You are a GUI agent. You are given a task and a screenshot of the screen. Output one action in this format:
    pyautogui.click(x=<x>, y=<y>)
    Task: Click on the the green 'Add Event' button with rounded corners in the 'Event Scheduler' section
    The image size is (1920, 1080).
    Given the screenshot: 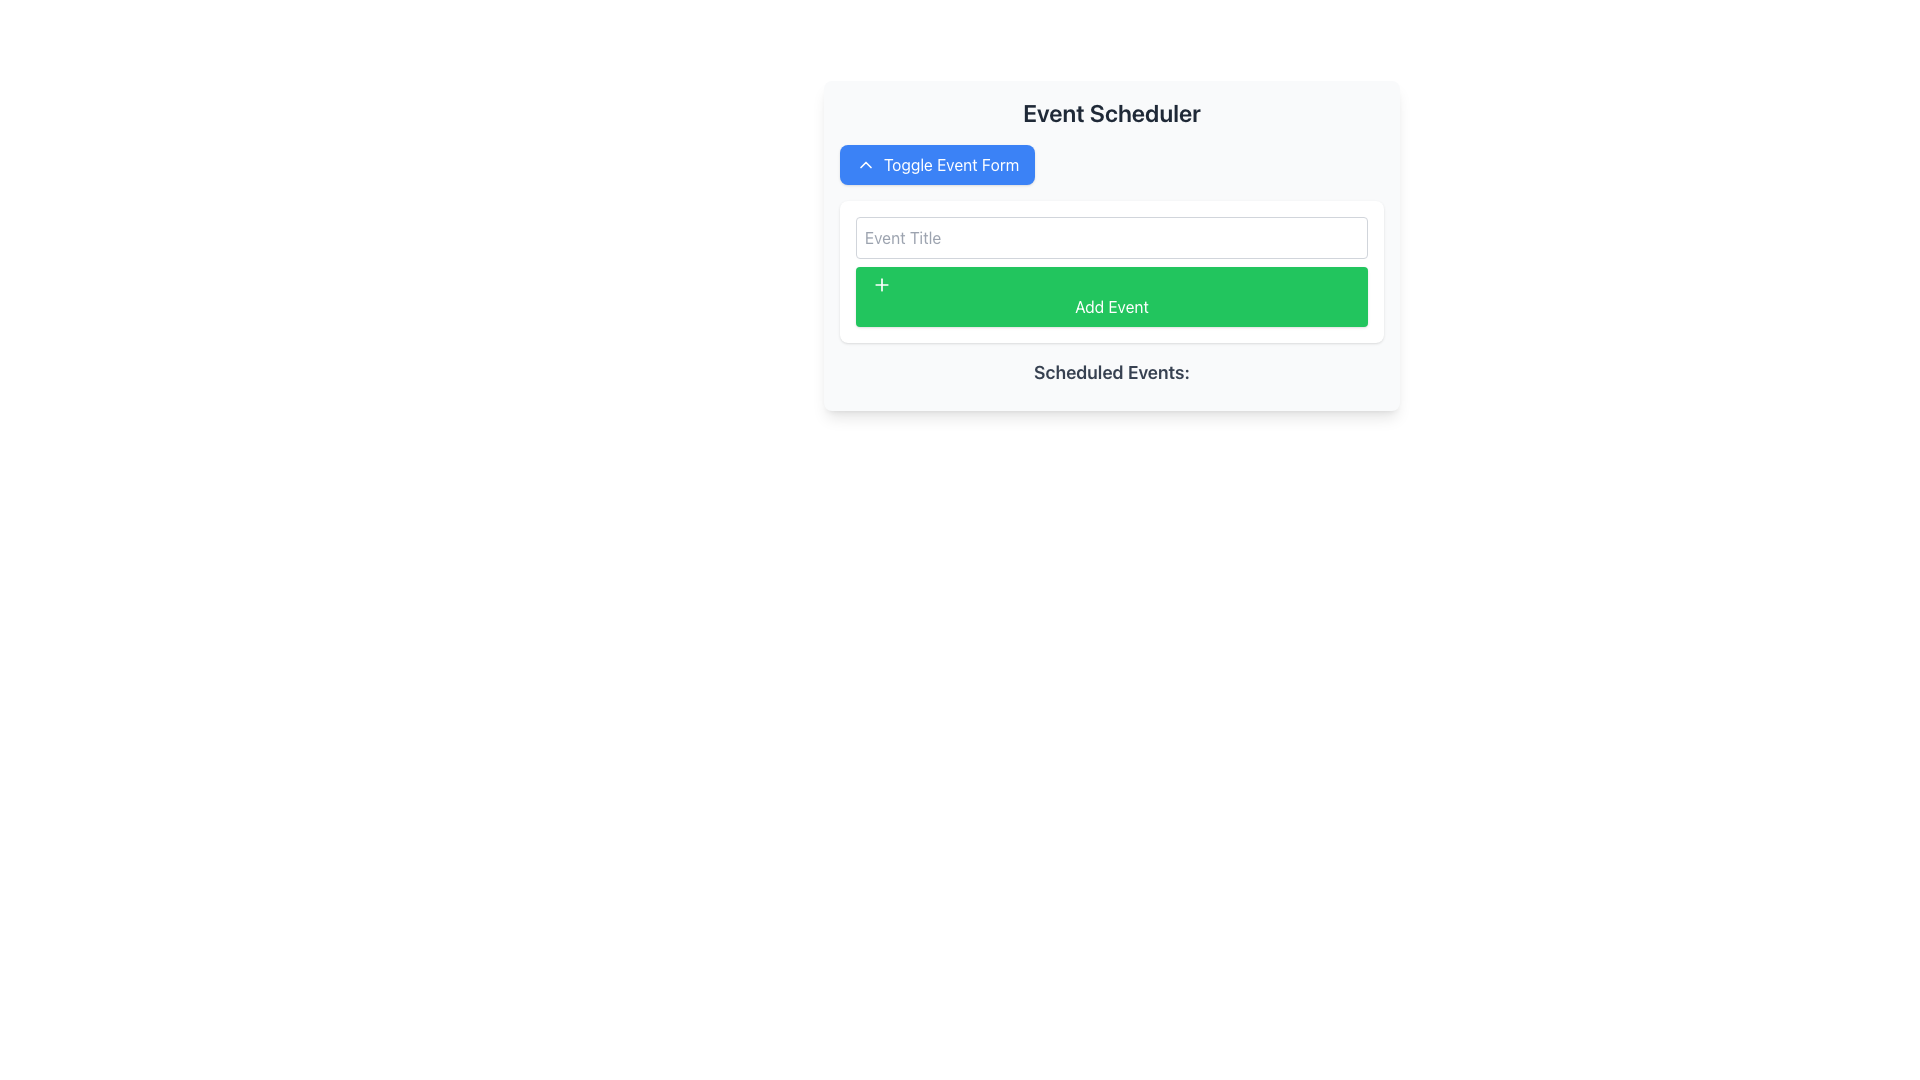 What is the action you would take?
    pyautogui.click(x=1111, y=272)
    